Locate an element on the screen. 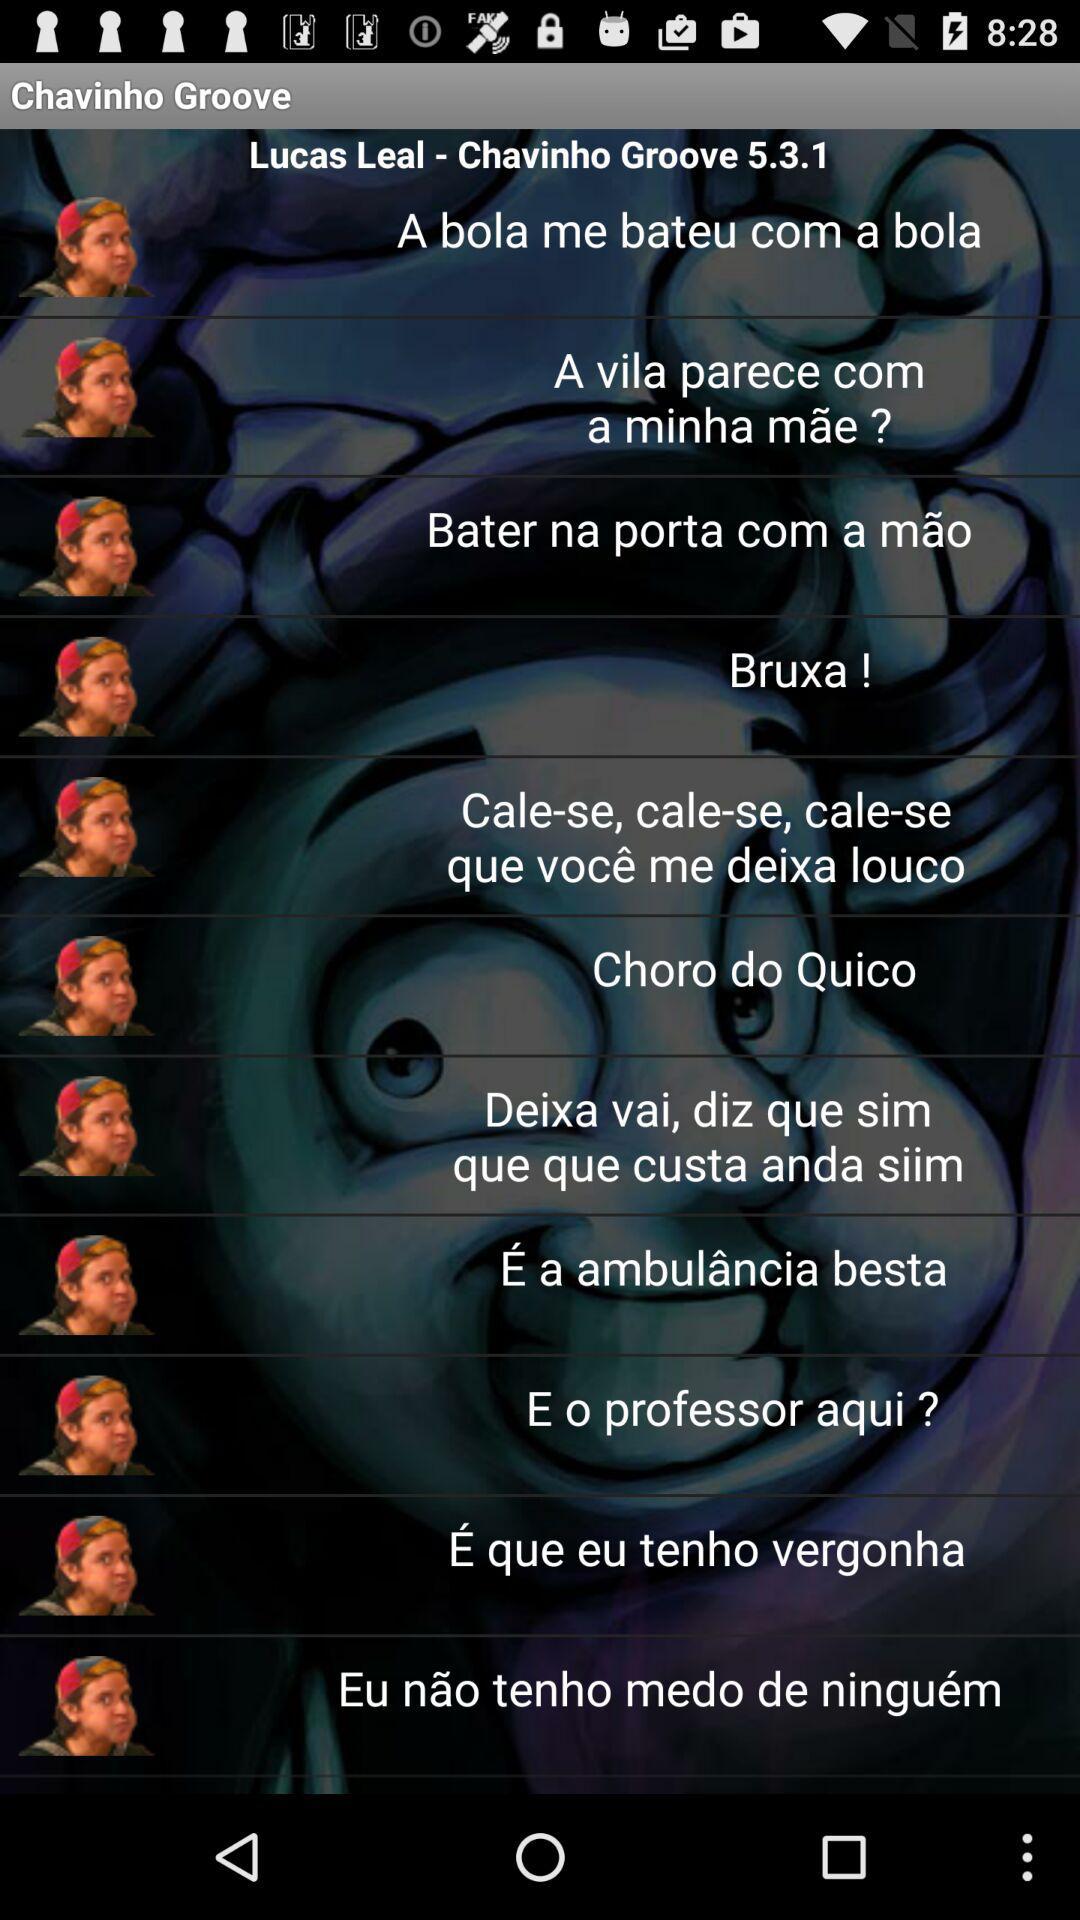 This screenshot has width=1080, height=1920. the last but one image is located at coordinates (86, 1564).